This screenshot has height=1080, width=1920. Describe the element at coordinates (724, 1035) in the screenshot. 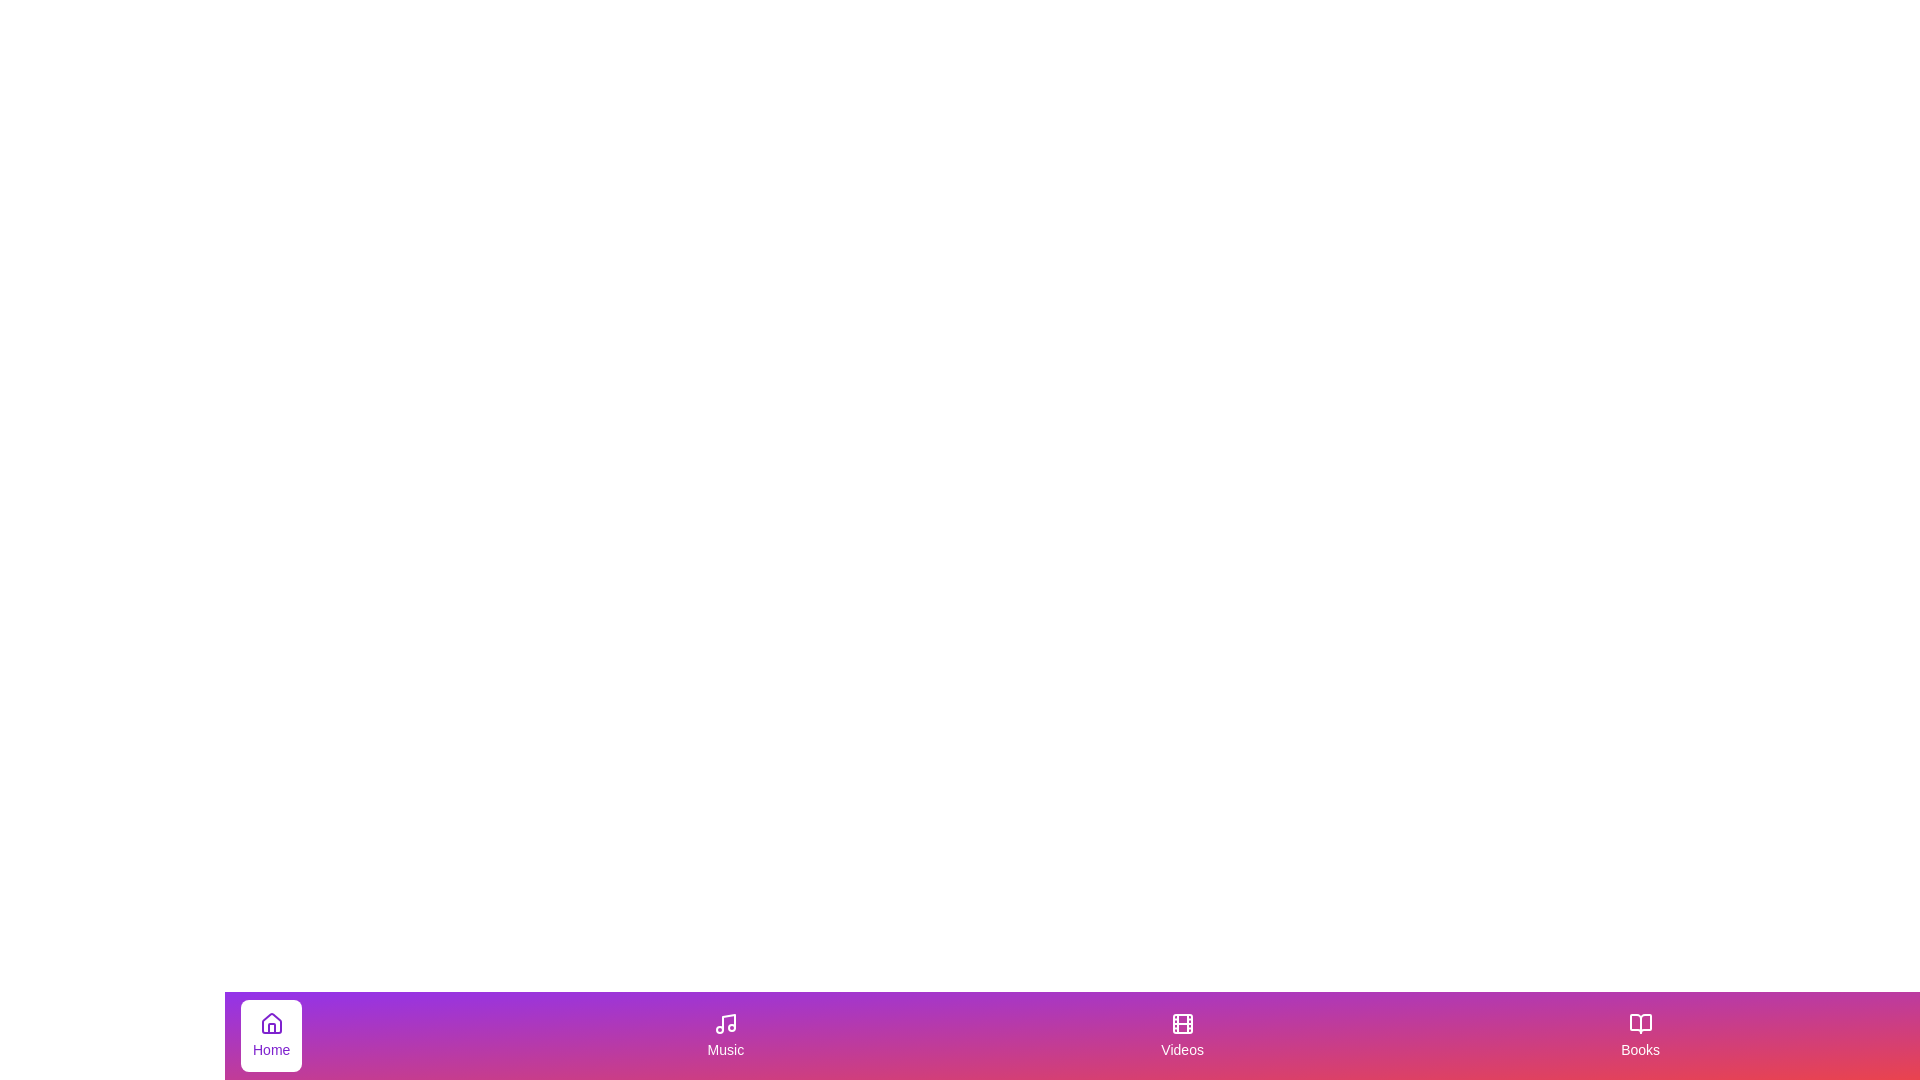

I see `the tab with label Music` at that location.